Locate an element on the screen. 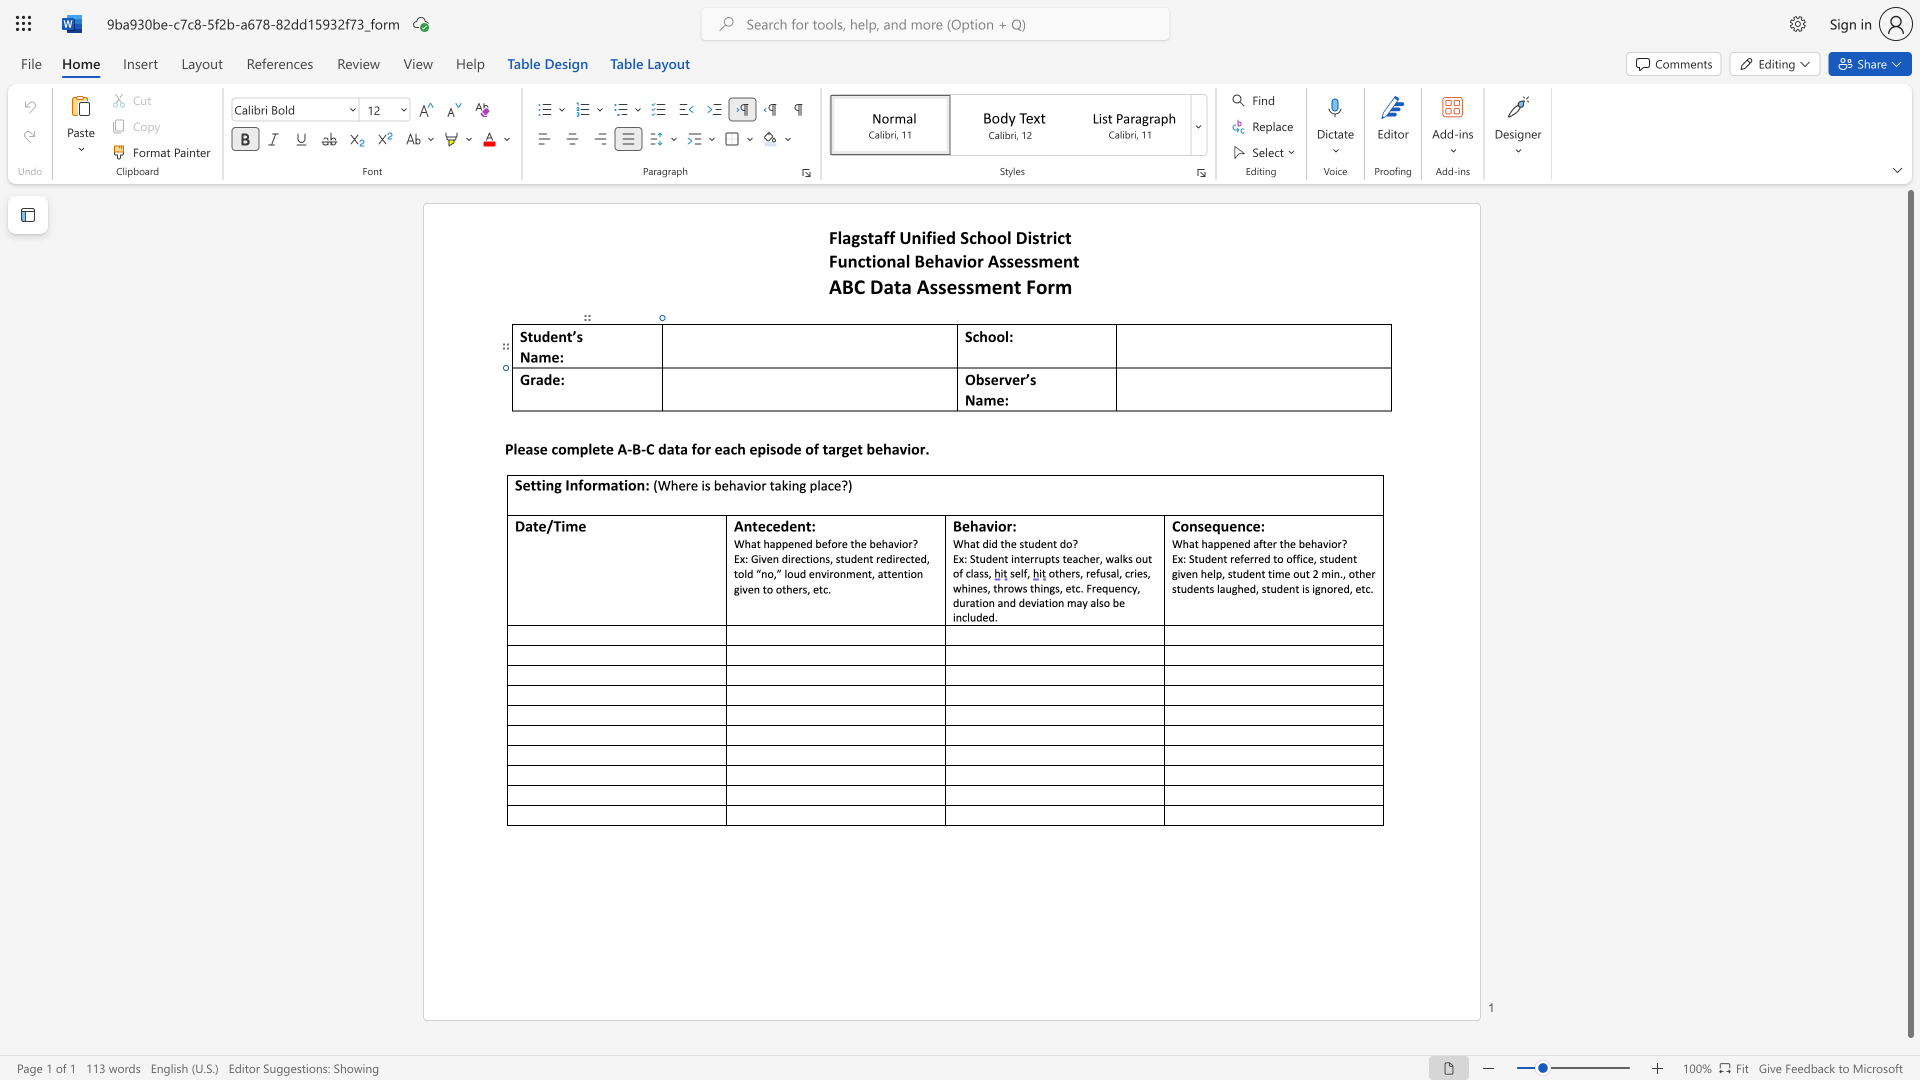 The height and width of the screenshot is (1080, 1920). the 1th character "C" in the text is located at coordinates (650, 448).